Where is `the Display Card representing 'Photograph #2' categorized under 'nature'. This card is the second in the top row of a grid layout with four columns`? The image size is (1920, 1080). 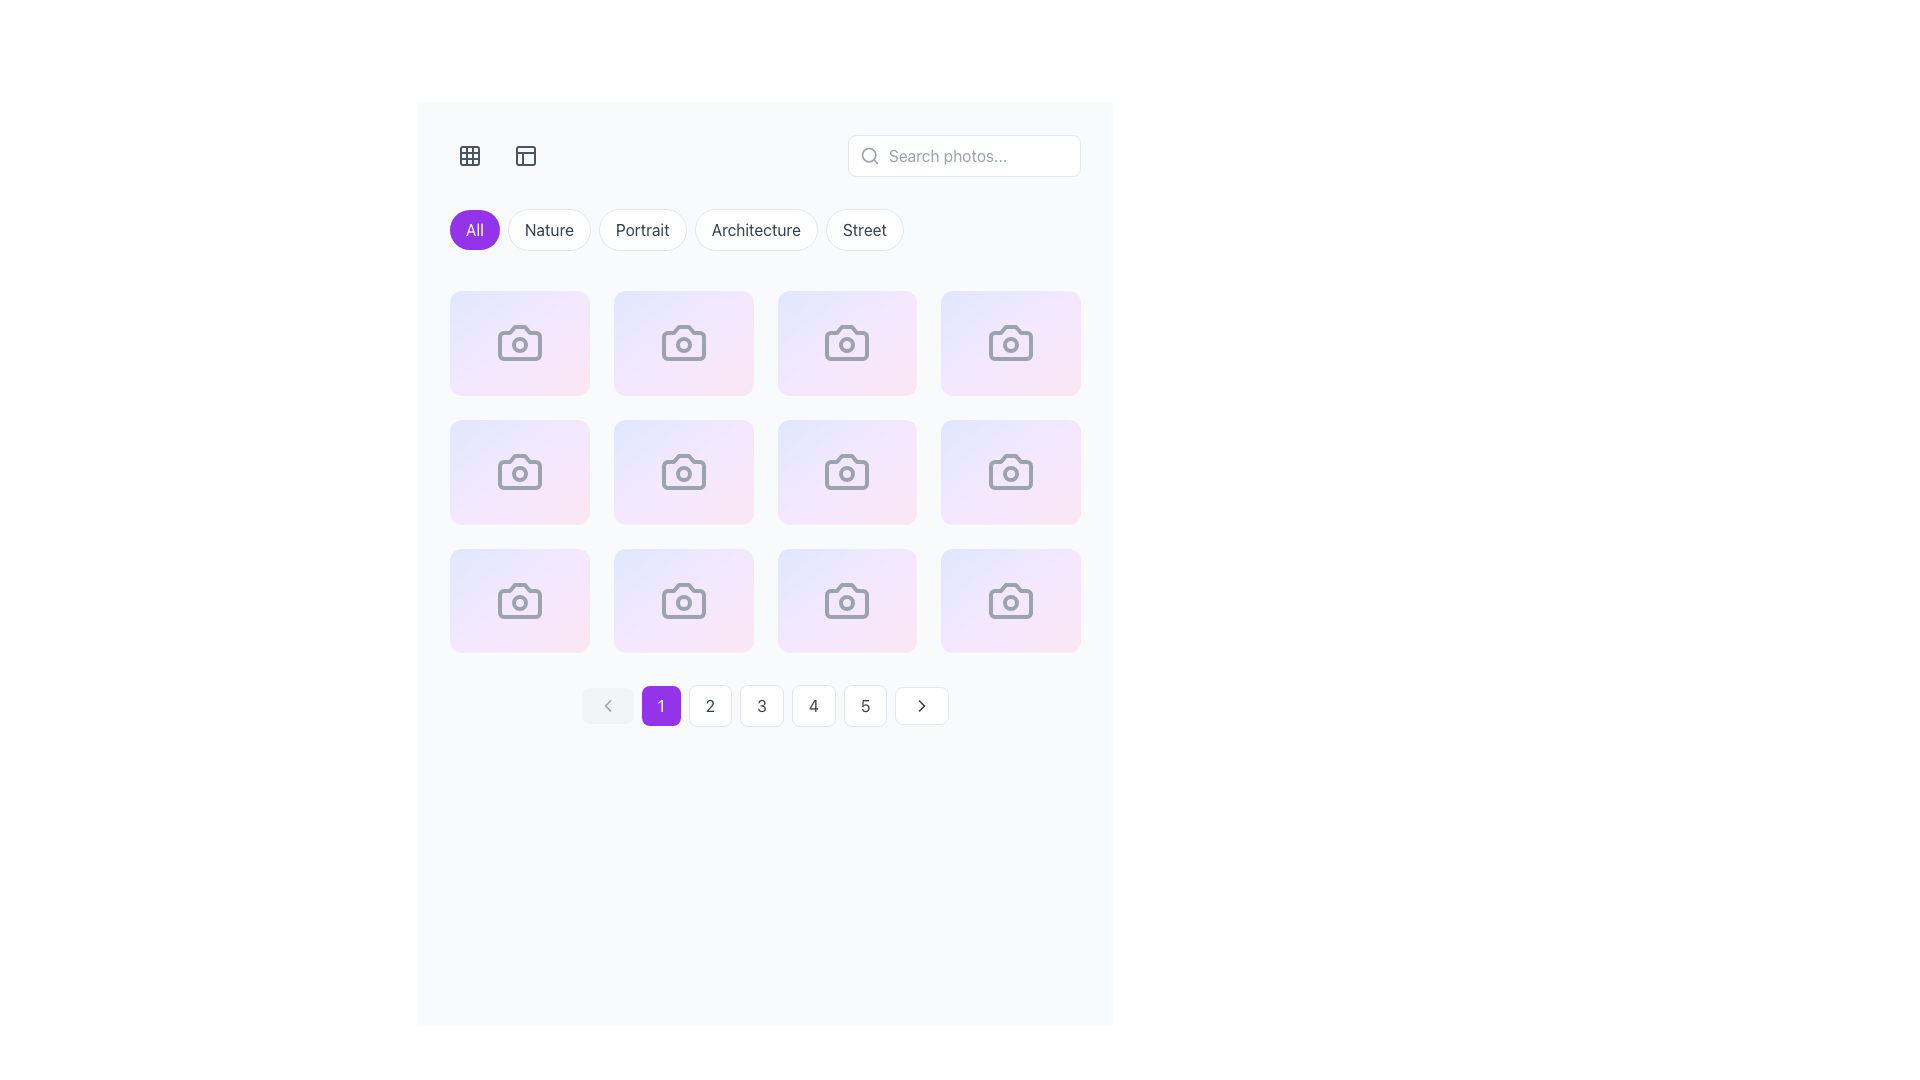 the Display Card representing 'Photograph #2' categorized under 'nature'. This card is the second in the top row of a grid layout with four columns is located at coordinates (683, 342).